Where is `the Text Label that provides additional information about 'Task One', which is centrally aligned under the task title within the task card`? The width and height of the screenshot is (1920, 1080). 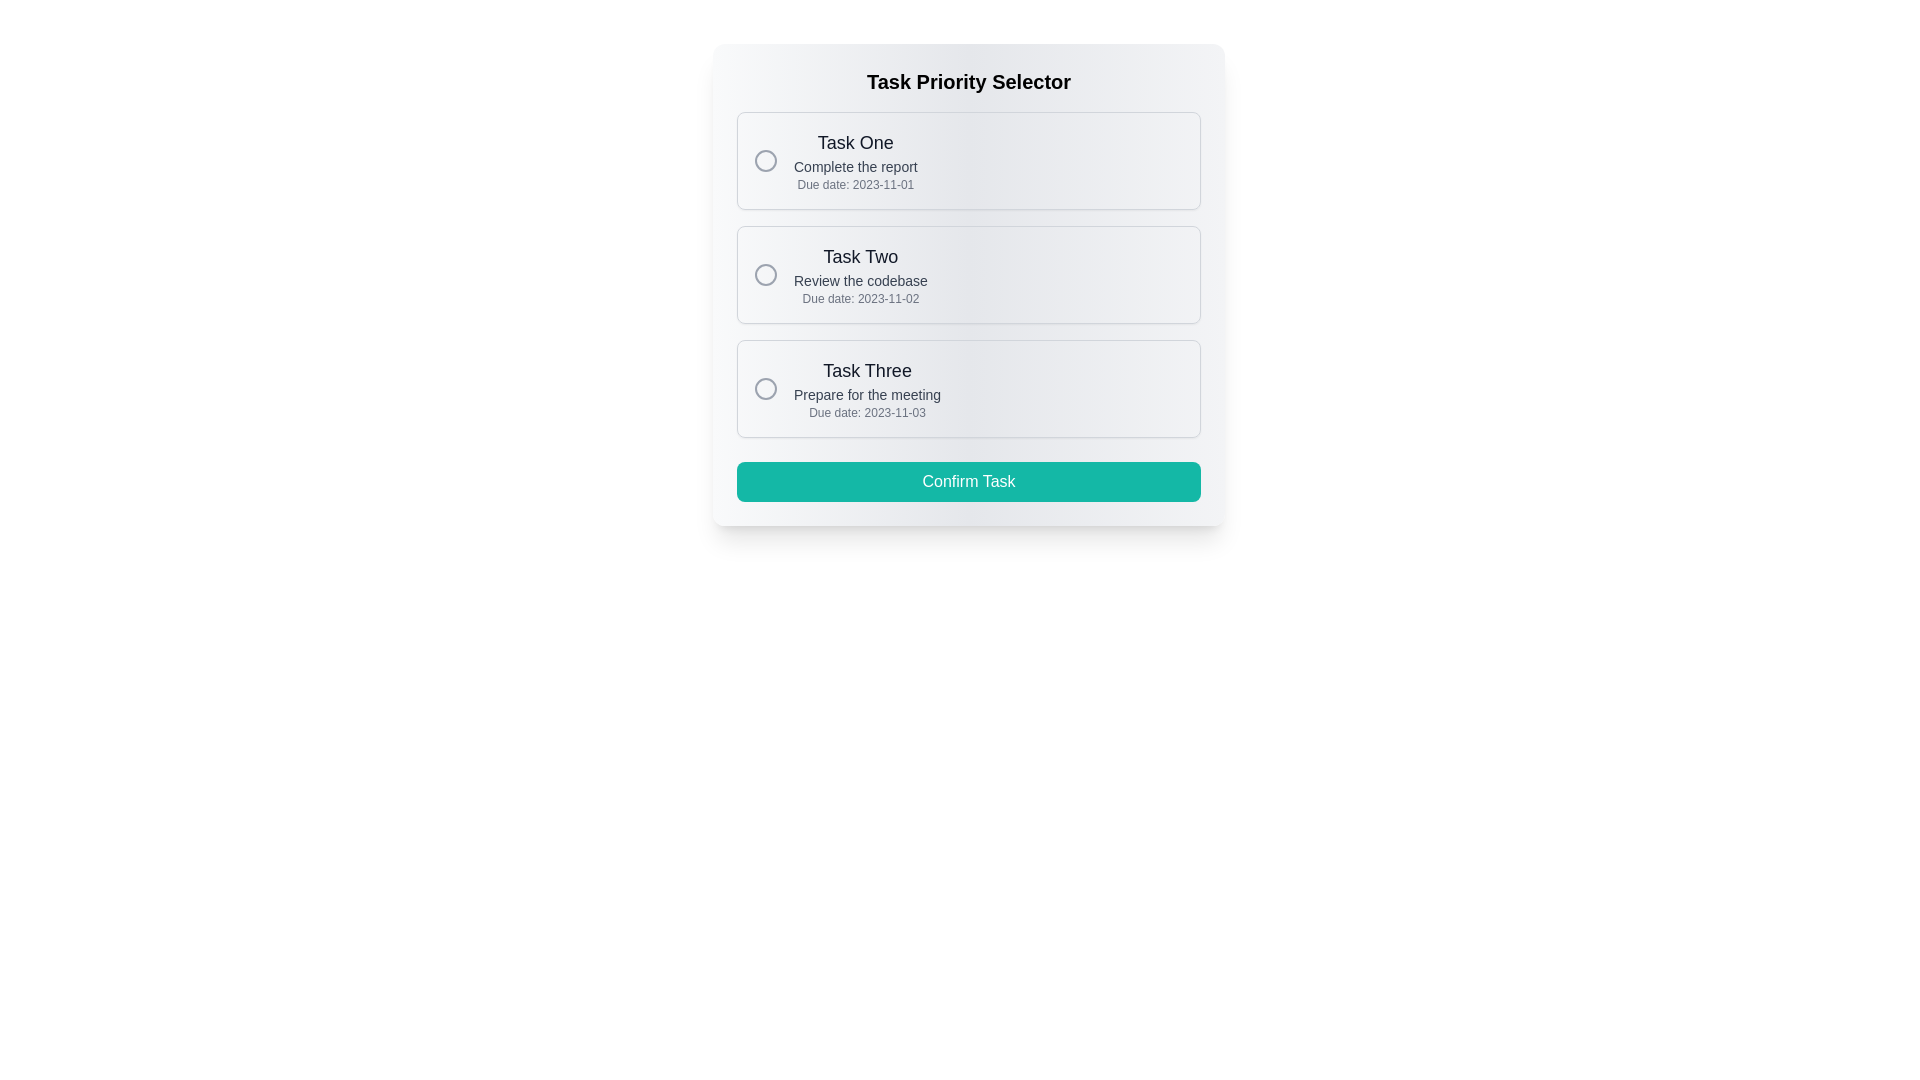
the Text Label that provides additional information about 'Task One', which is centrally aligned under the task title within the task card is located at coordinates (855, 165).